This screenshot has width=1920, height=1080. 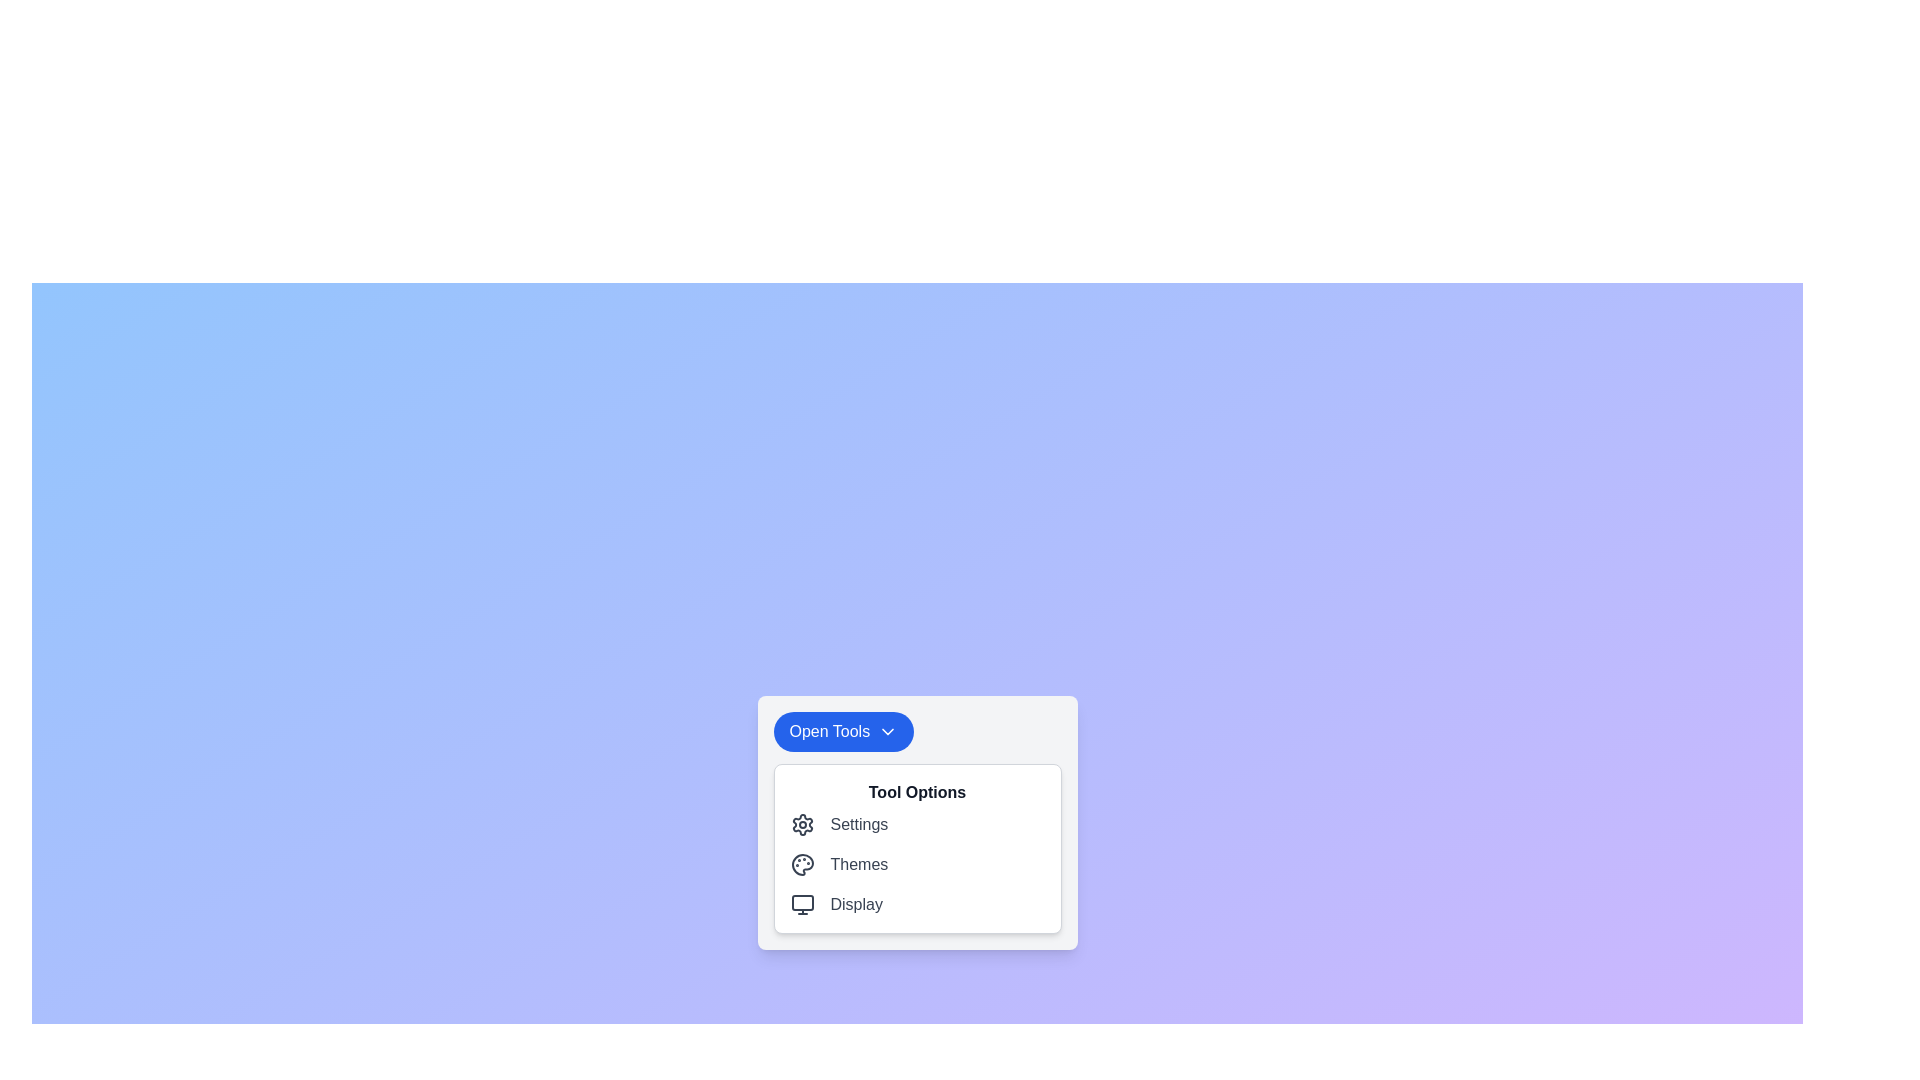 I want to click on the icon associated with the 'Themes' option in the menu, so click(x=802, y=863).